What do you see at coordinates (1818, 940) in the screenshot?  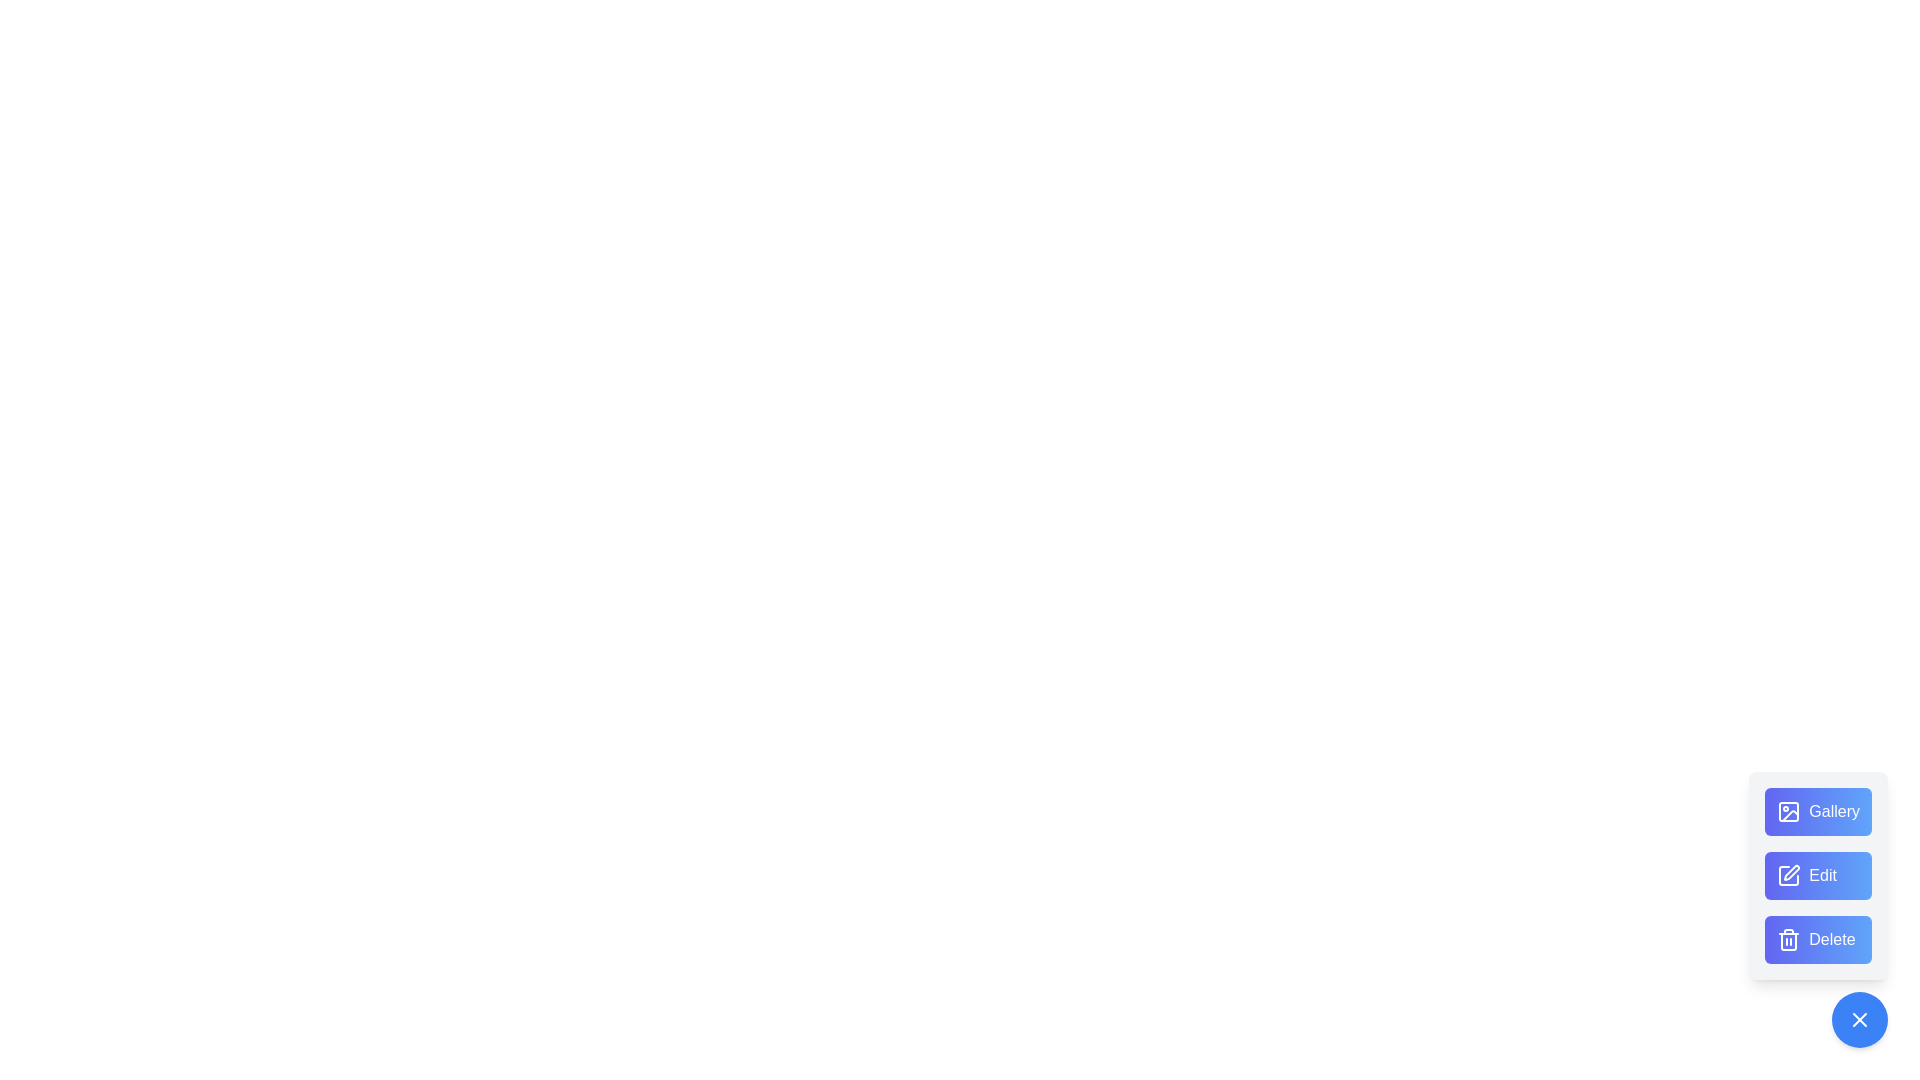 I see `the 'Delete' button to remove an item` at bounding box center [1818, 940].